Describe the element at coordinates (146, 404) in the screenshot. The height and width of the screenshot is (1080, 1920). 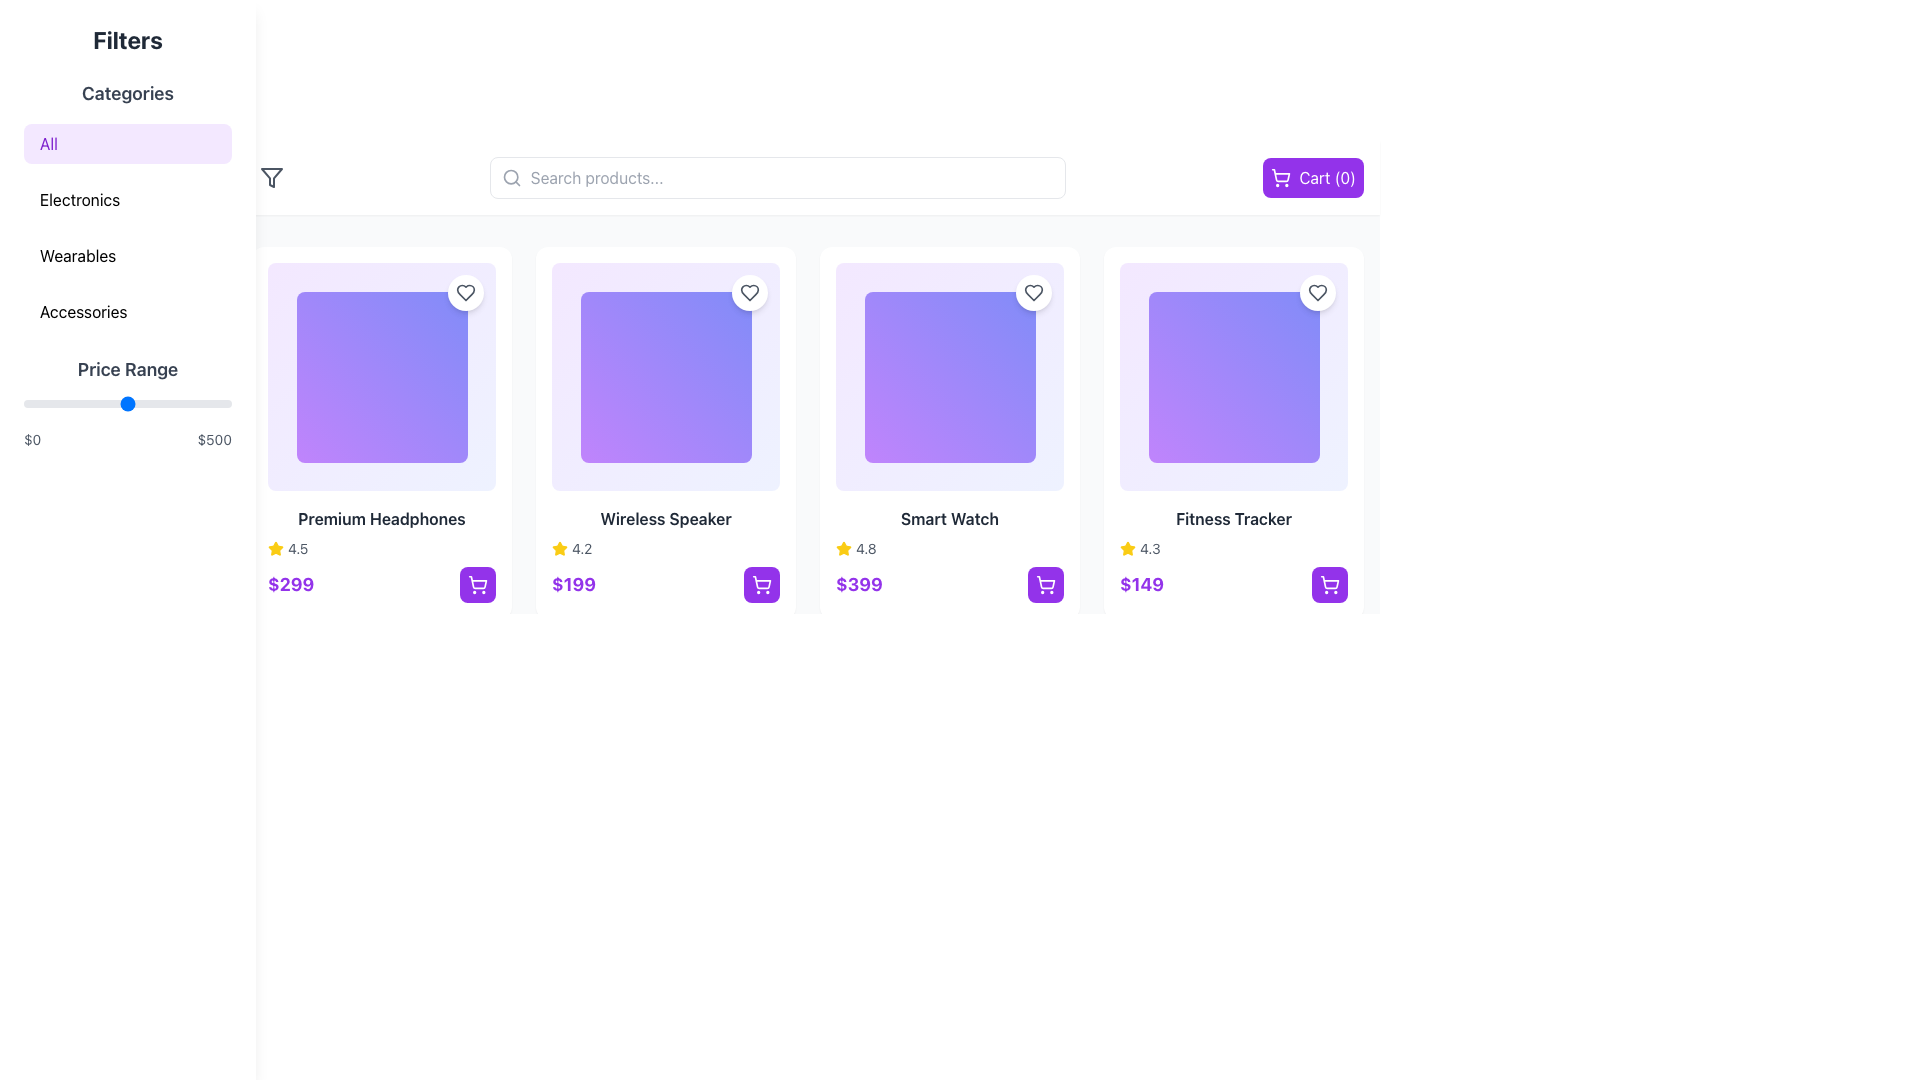
I see `the price range slider` at that location.